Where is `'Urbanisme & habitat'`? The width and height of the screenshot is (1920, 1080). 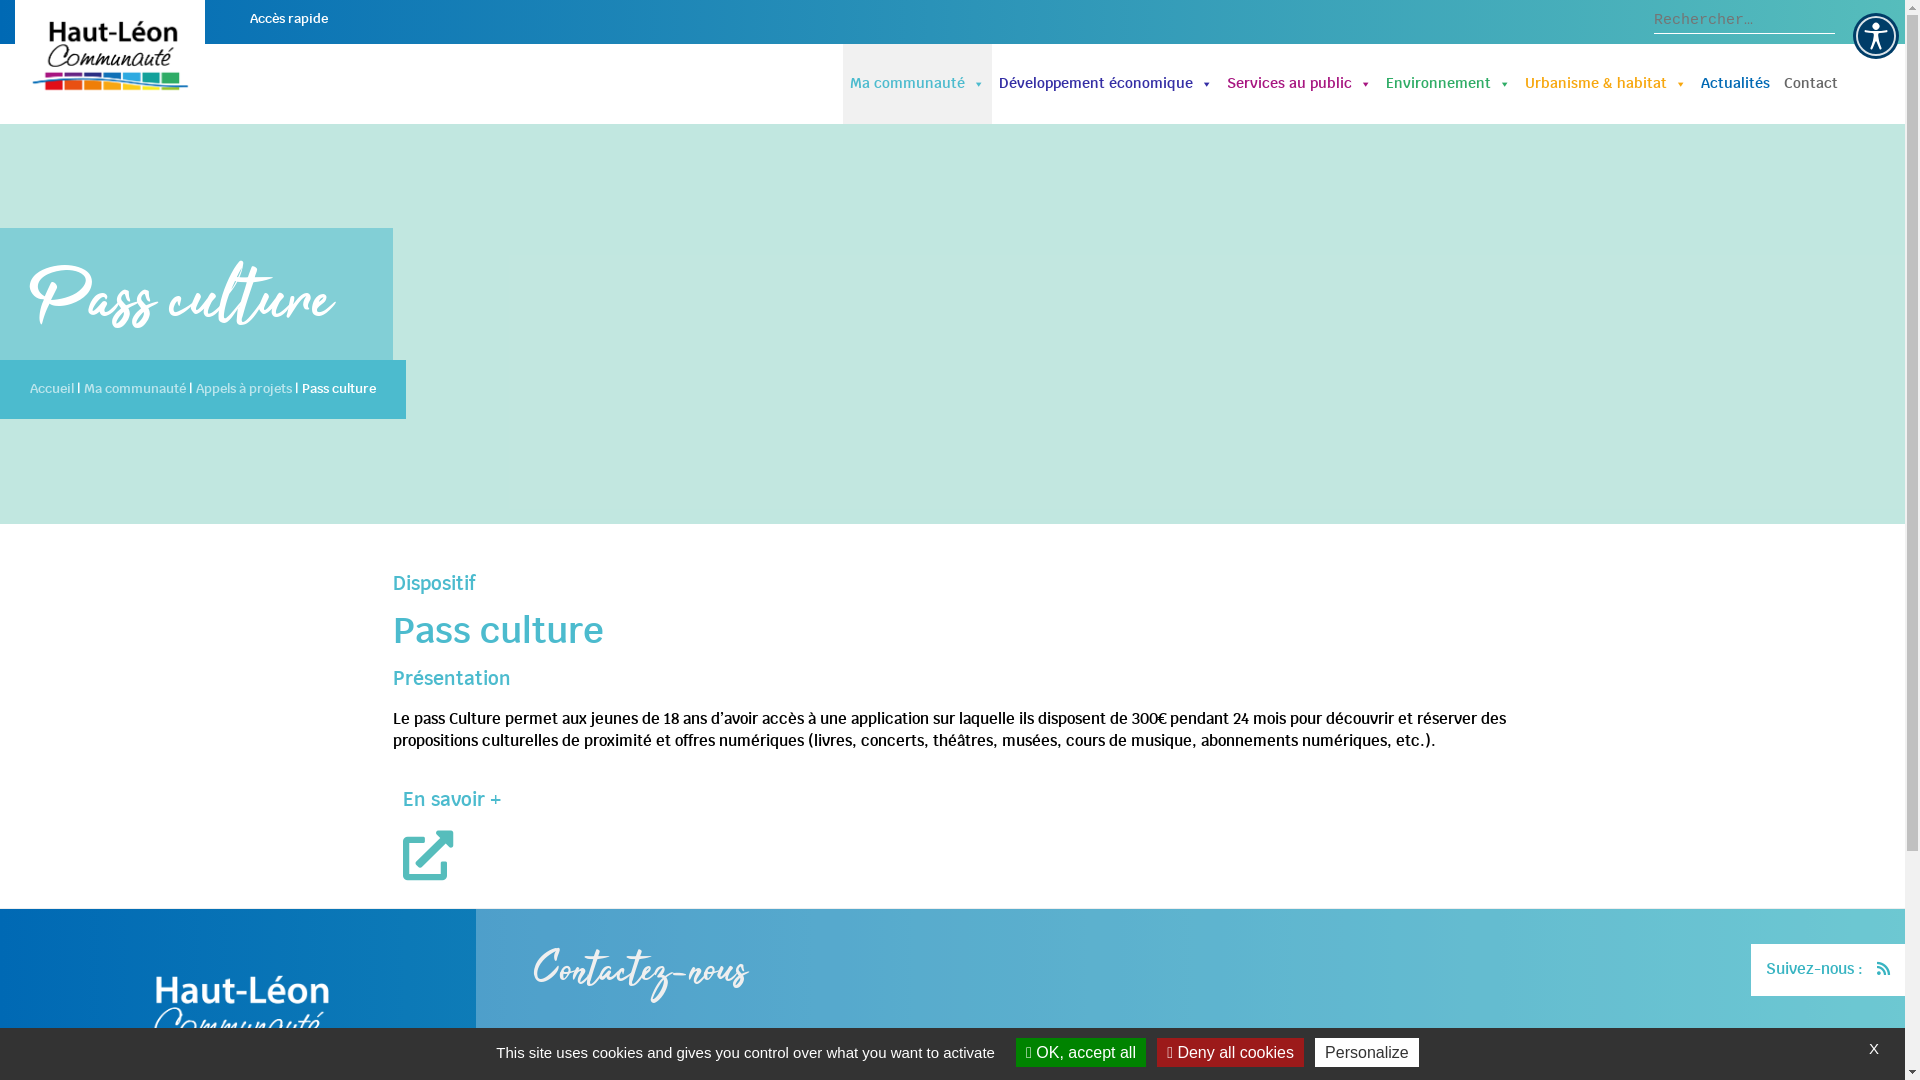 'Urbanisme & habitat' is located at coordinates (1517, 83).